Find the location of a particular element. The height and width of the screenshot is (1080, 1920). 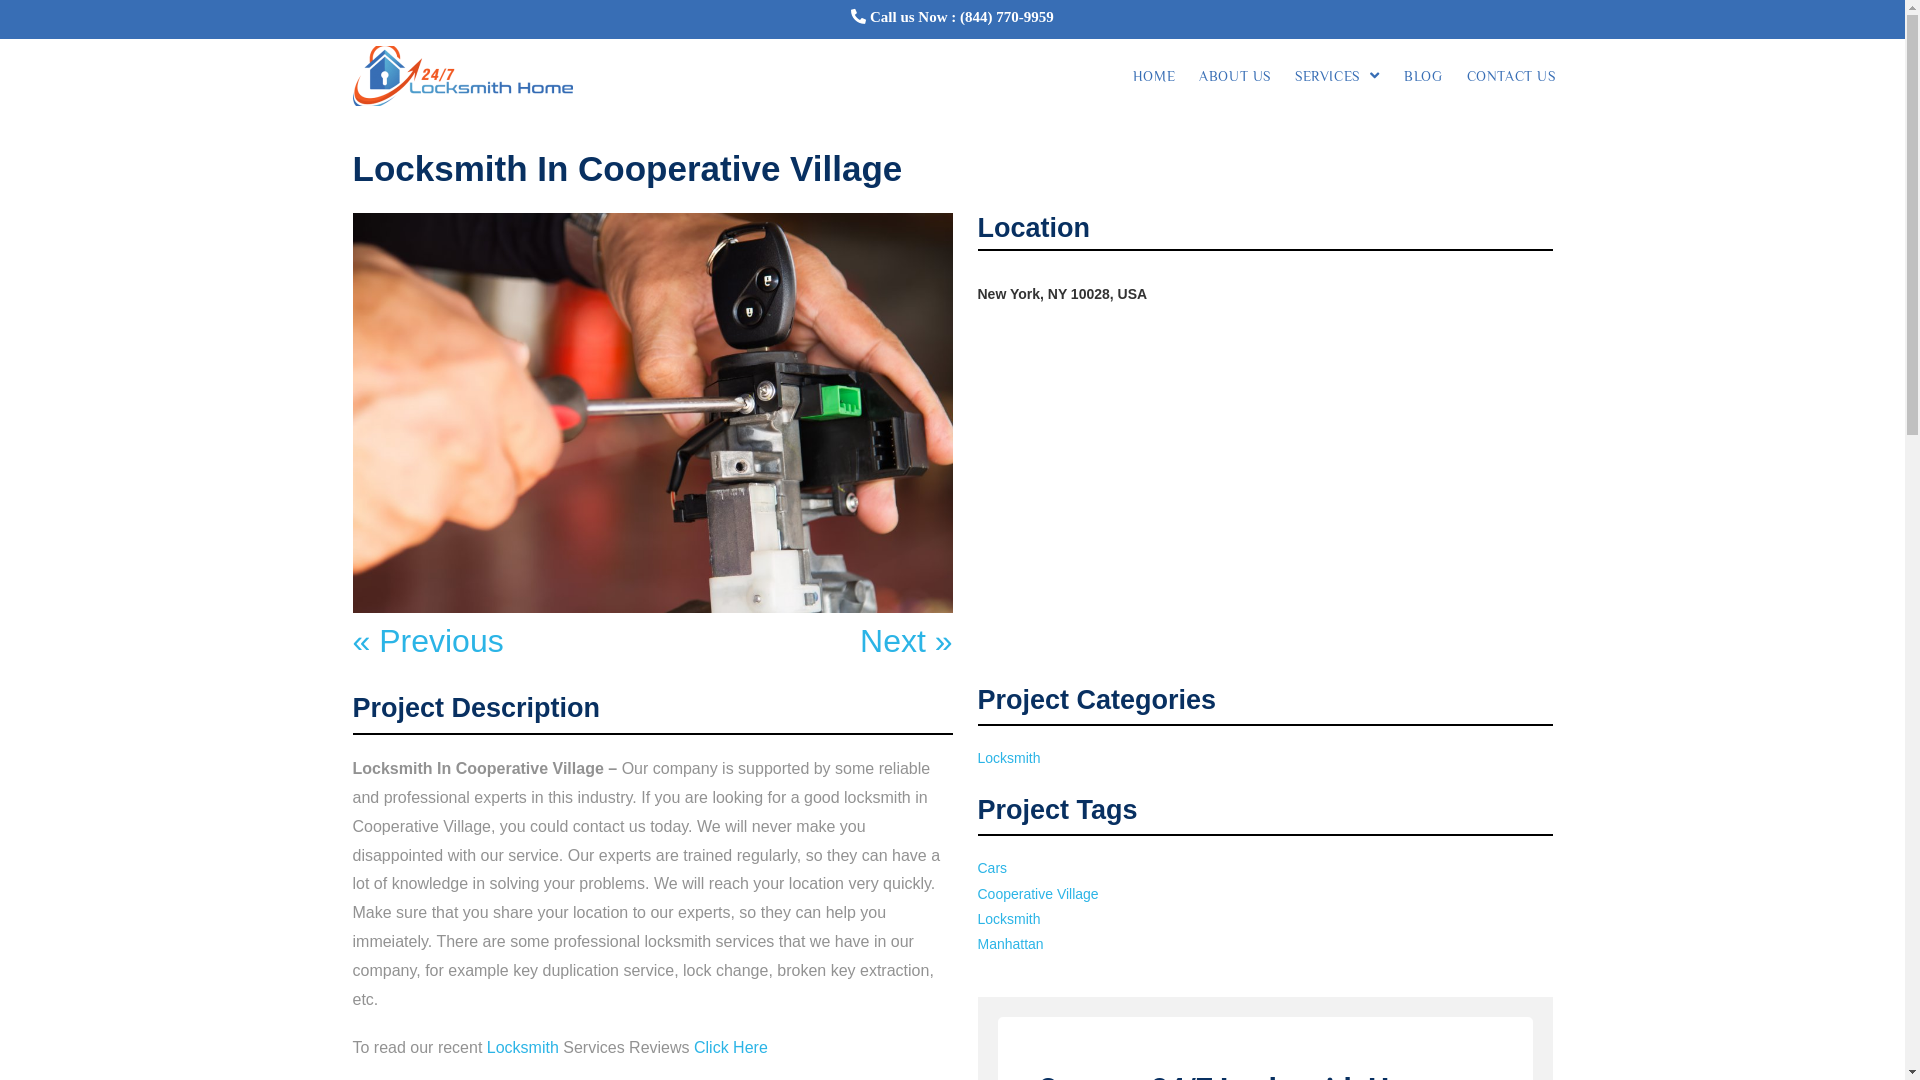

'Cooperative Village' is located at coordinates (978, 893).